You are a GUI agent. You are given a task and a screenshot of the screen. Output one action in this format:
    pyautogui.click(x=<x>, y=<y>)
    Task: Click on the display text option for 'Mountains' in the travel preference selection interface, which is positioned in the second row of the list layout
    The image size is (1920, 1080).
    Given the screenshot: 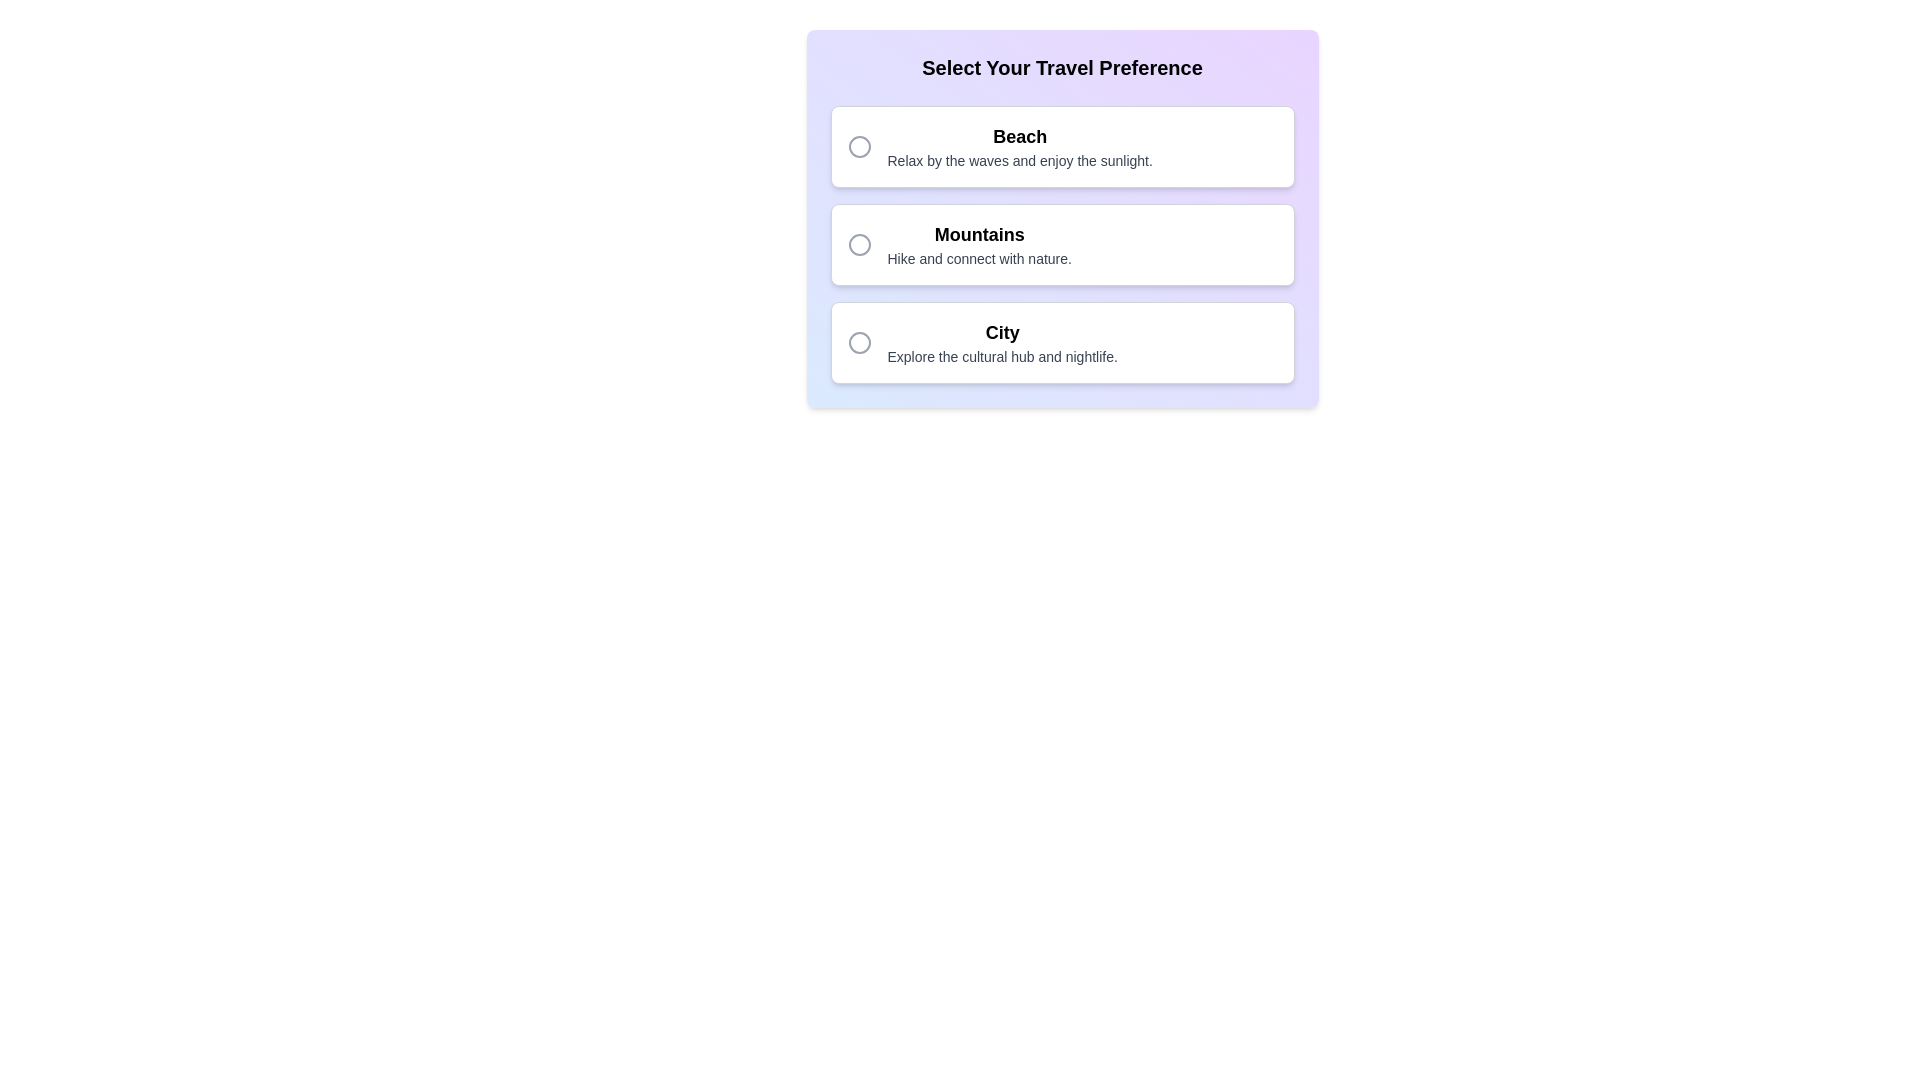 What is the action you would take?
    pyautogui.click(x=979, y=244)
    